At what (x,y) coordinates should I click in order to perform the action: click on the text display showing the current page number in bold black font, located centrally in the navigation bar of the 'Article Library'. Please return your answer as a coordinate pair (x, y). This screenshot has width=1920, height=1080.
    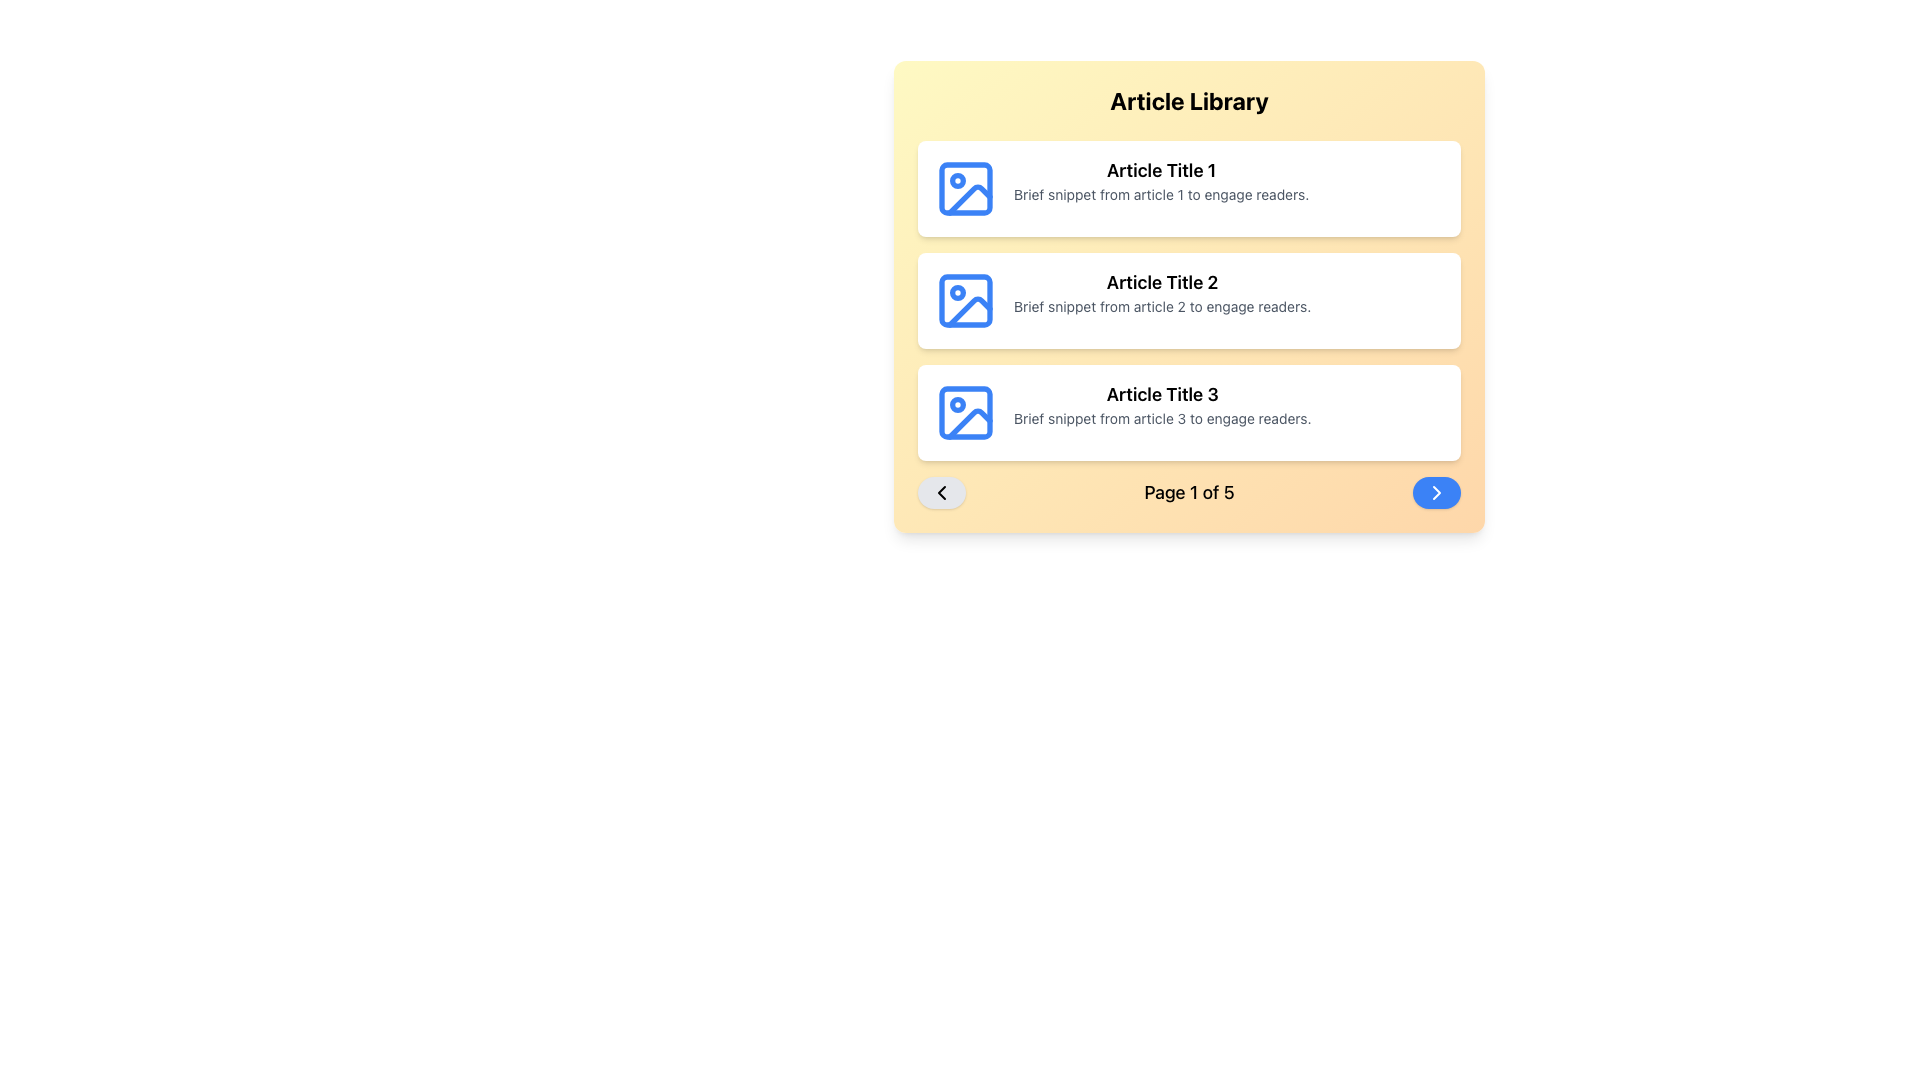
    Looking at the image, I should click on (1189, 493).